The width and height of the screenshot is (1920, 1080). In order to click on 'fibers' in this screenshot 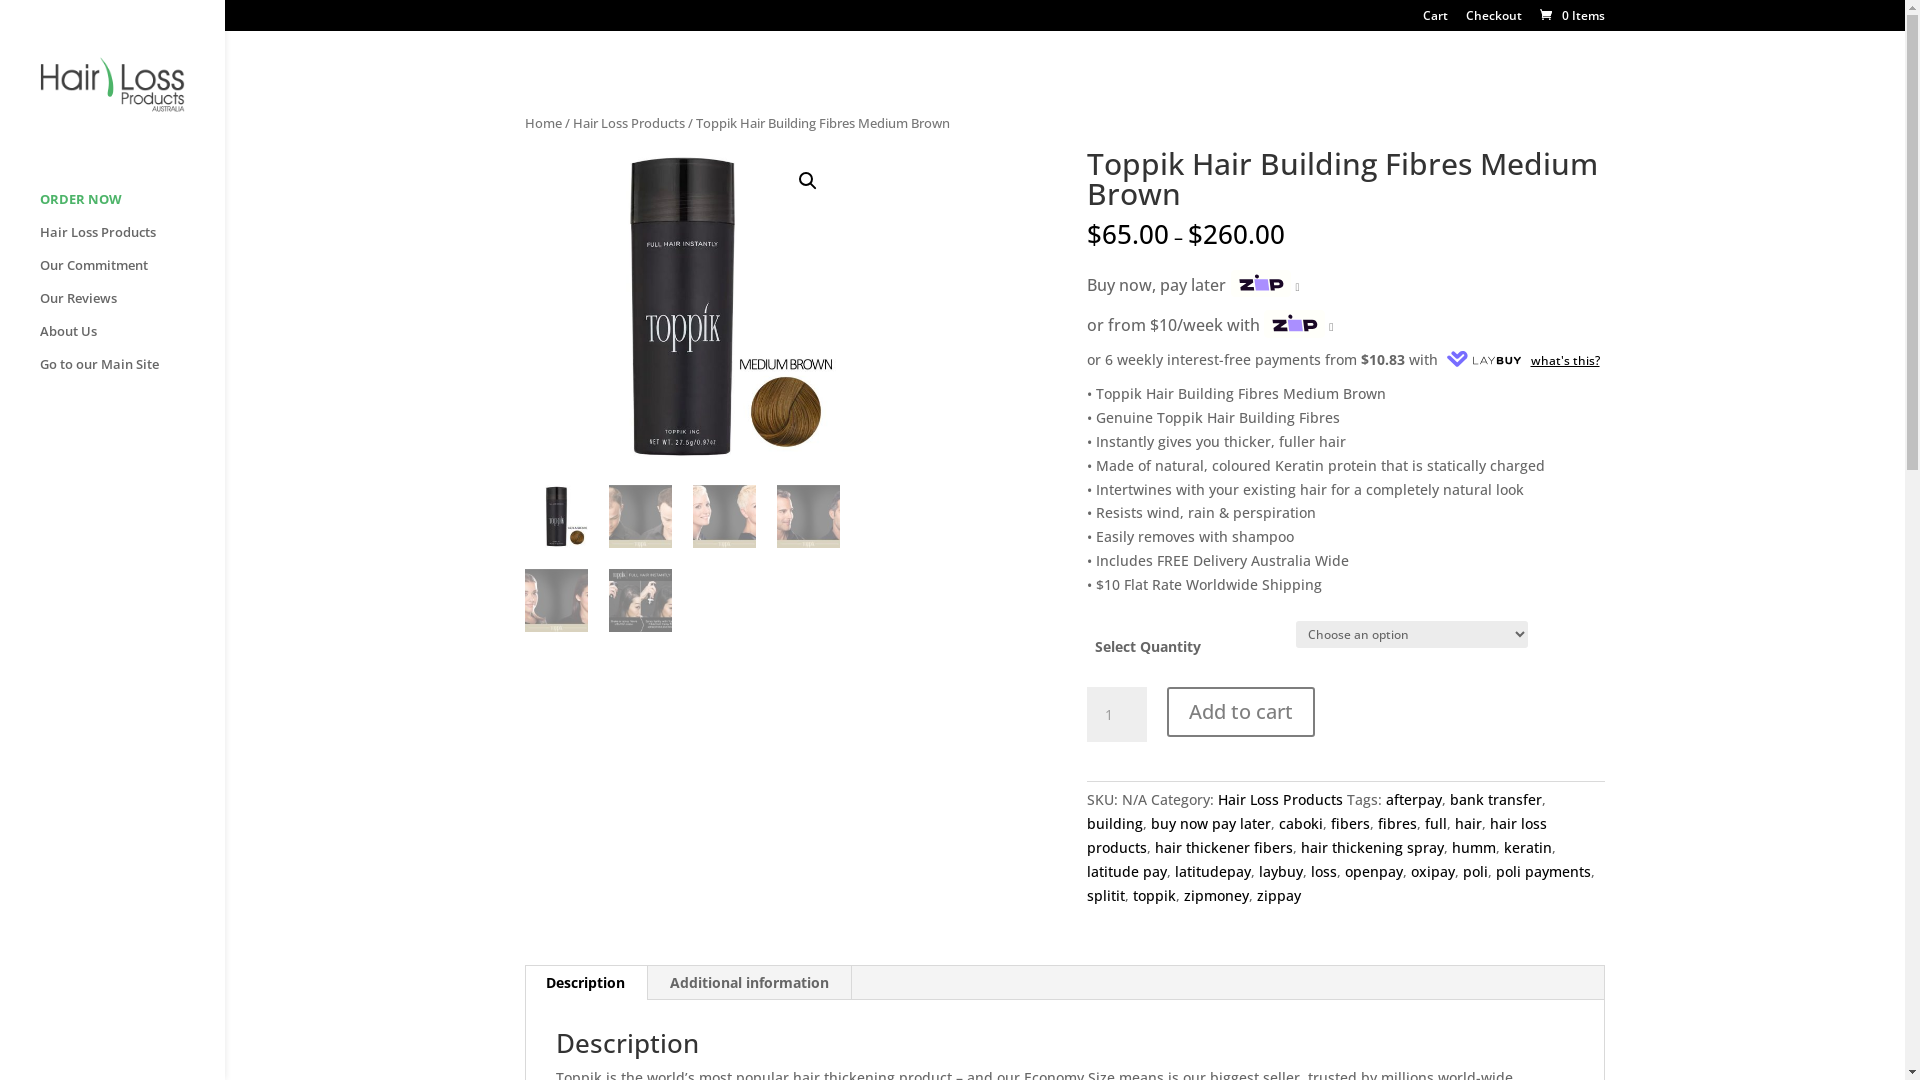, I will do `click(1350, 823)`.